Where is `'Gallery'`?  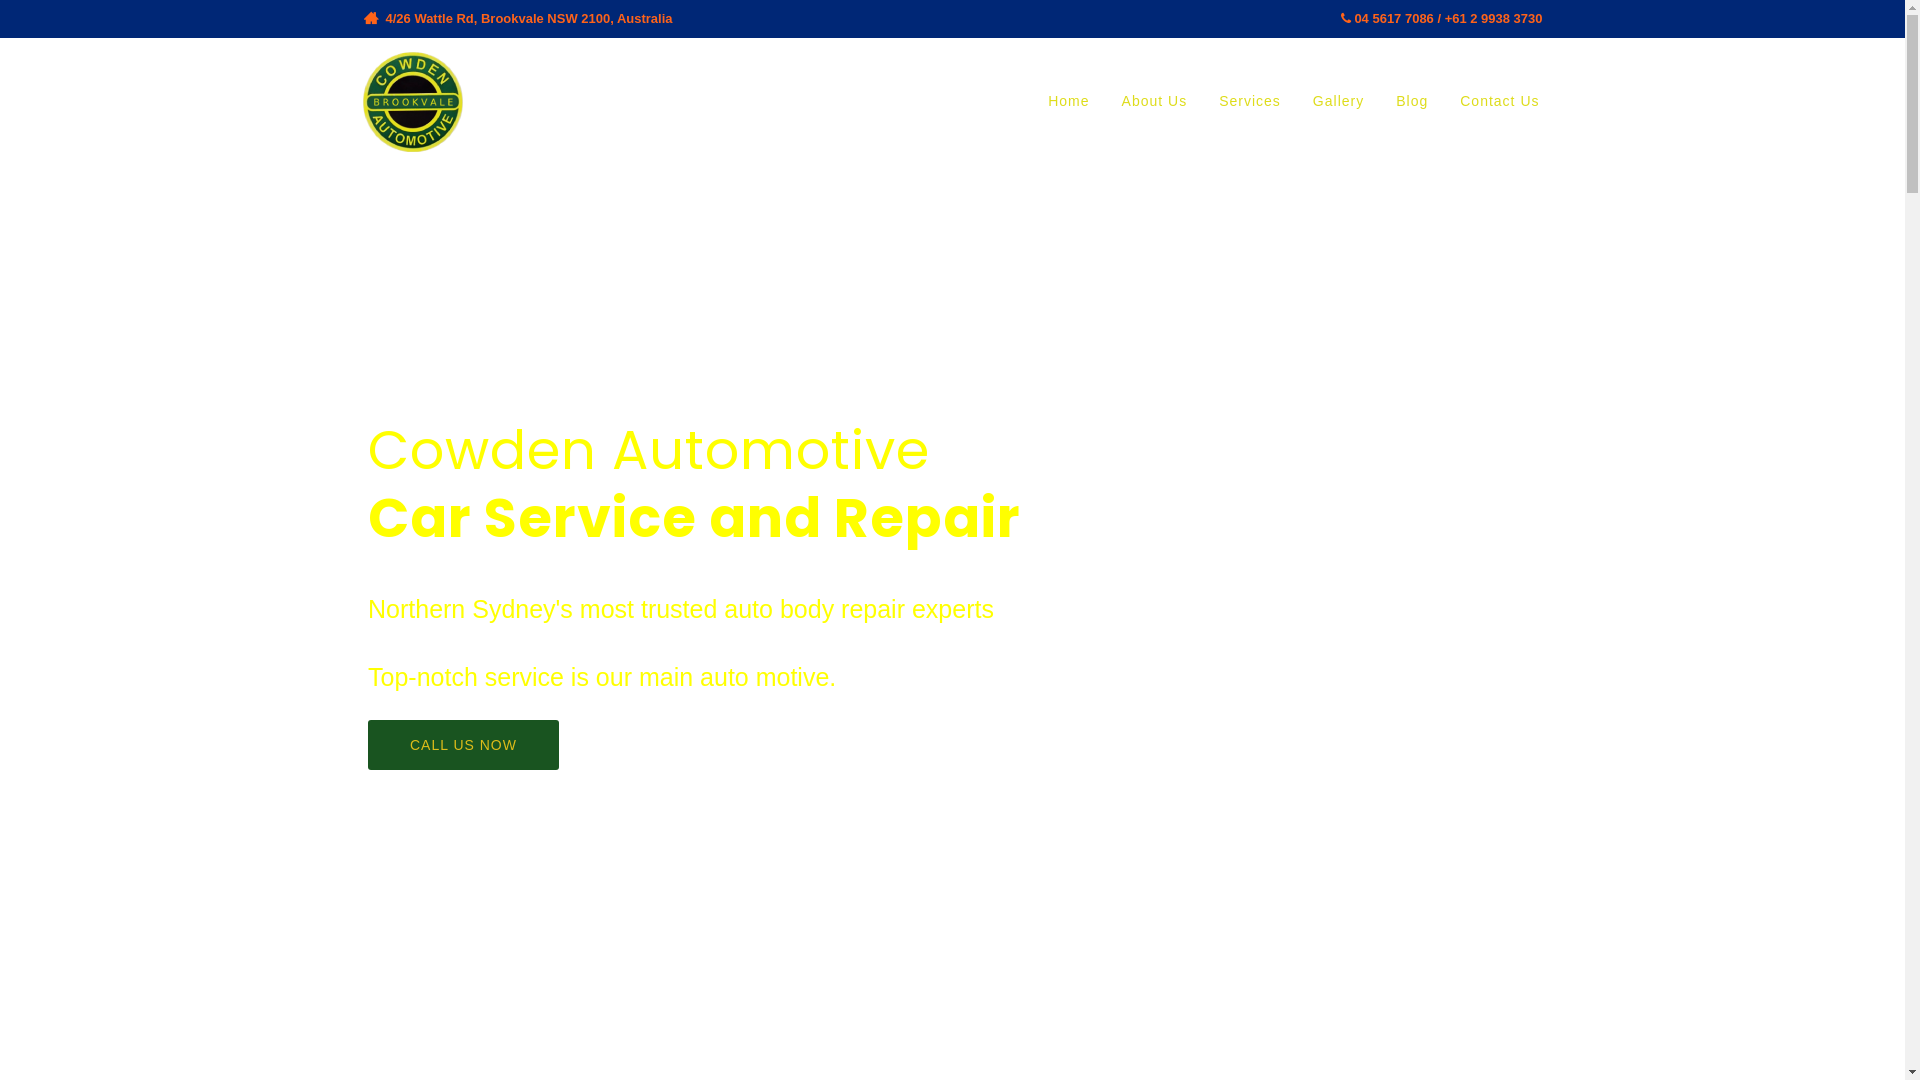
'Gallery' is located at coordinates (1338, 100).